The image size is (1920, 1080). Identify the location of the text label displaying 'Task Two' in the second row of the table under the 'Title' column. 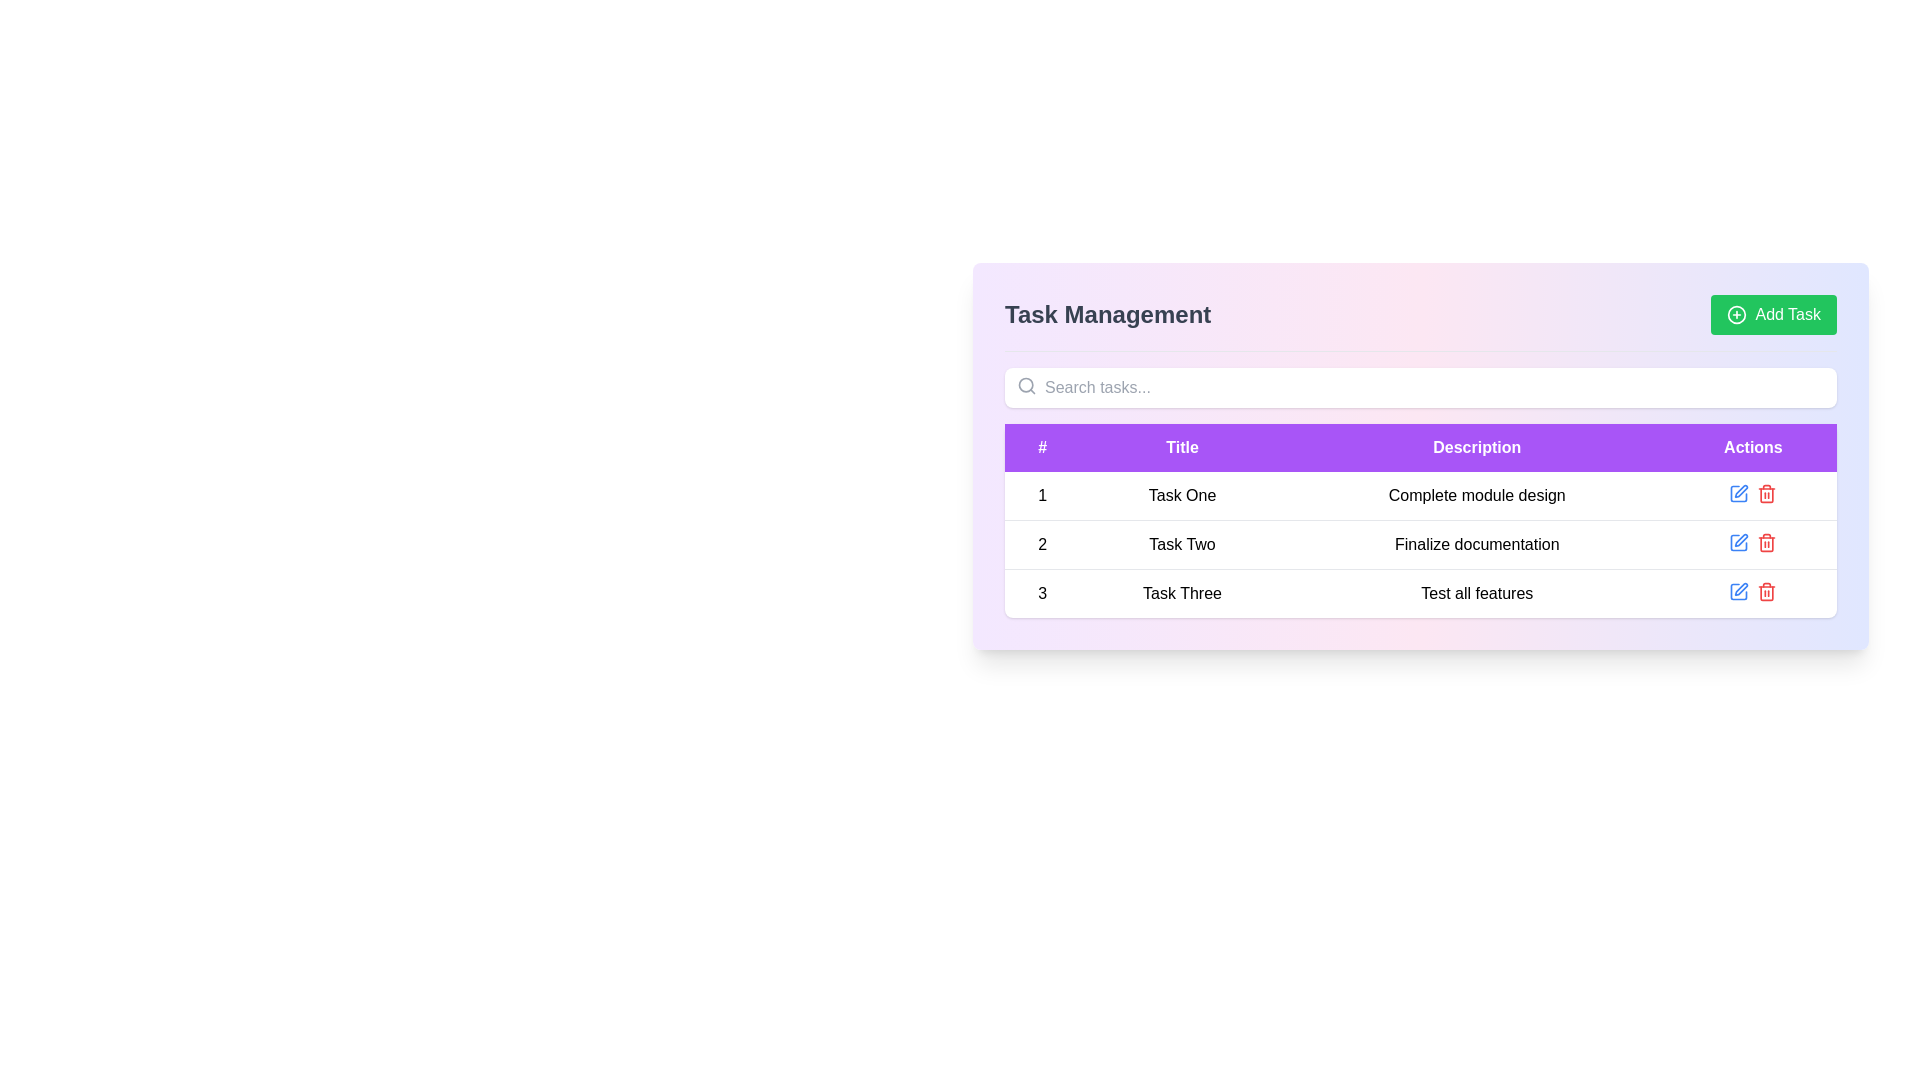
(1182, 544).